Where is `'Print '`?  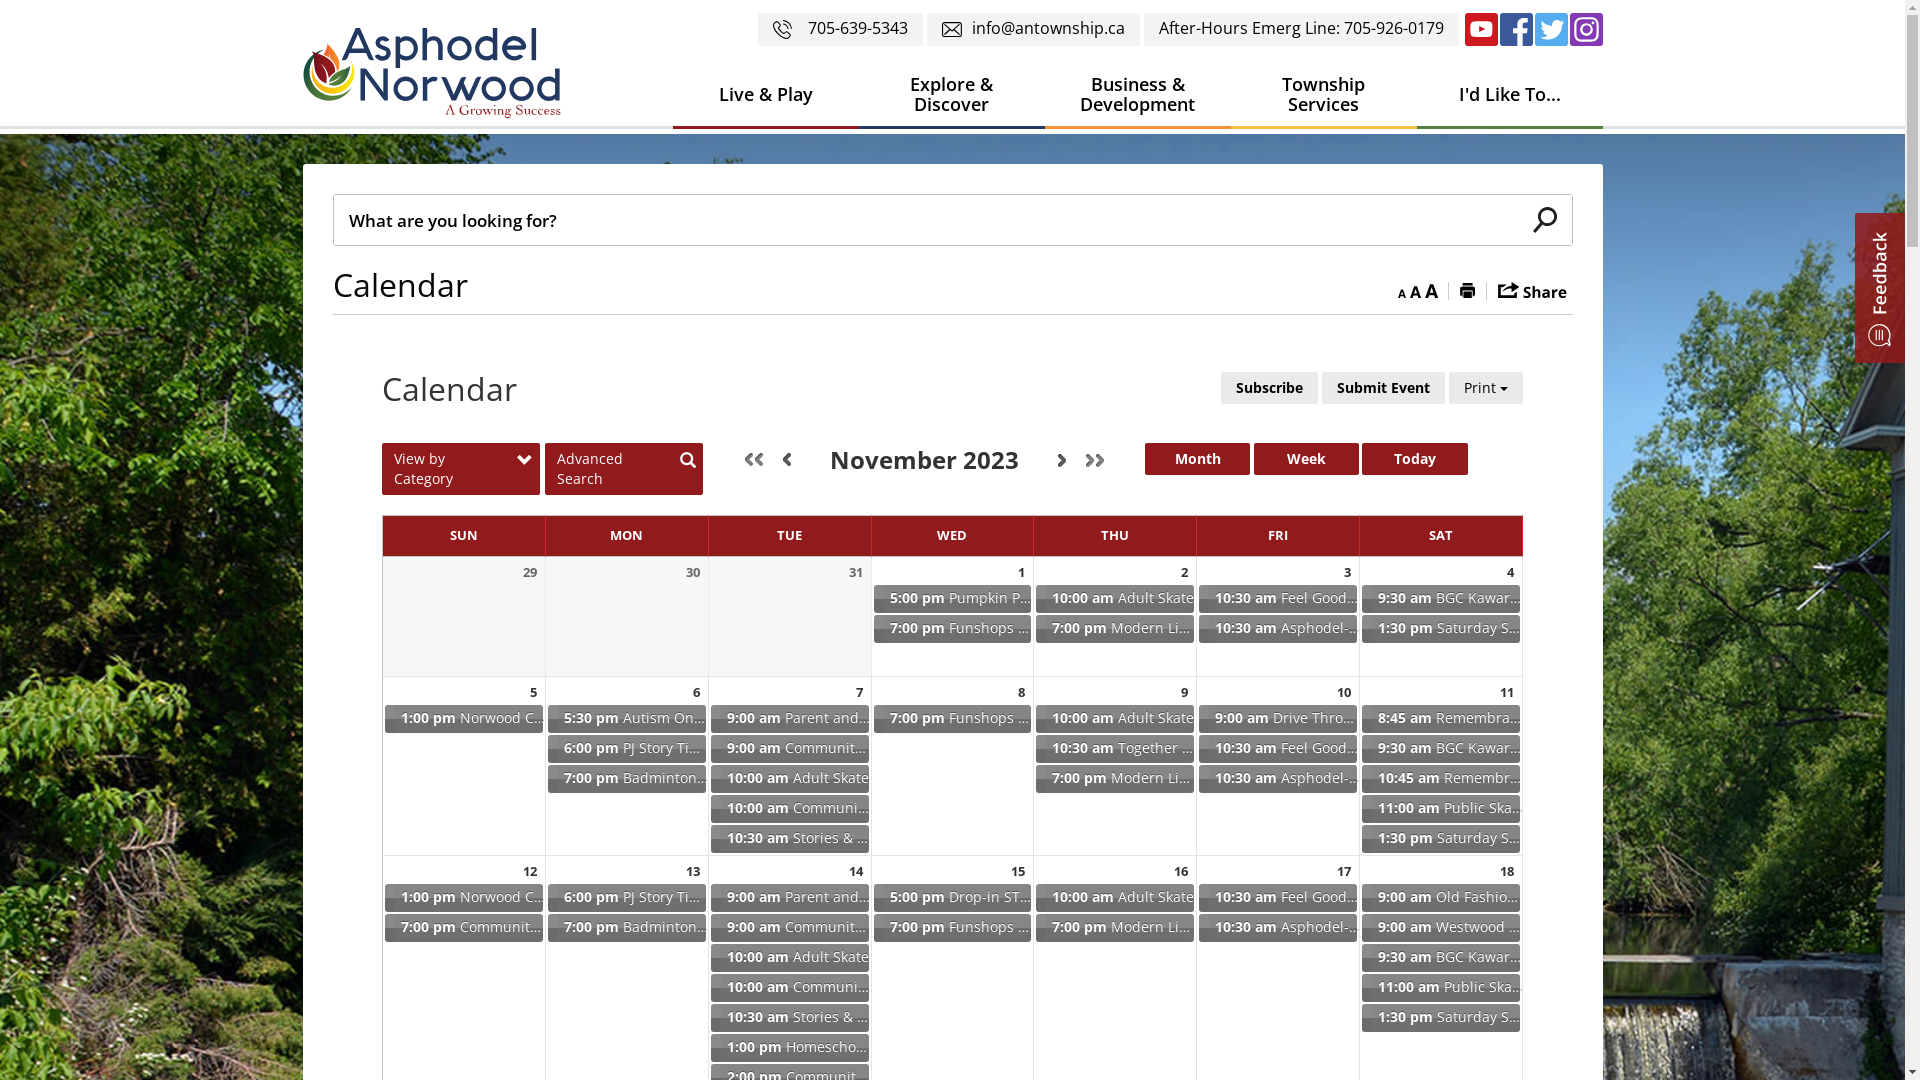
'Print ' is located at coordinates (1449, 388).